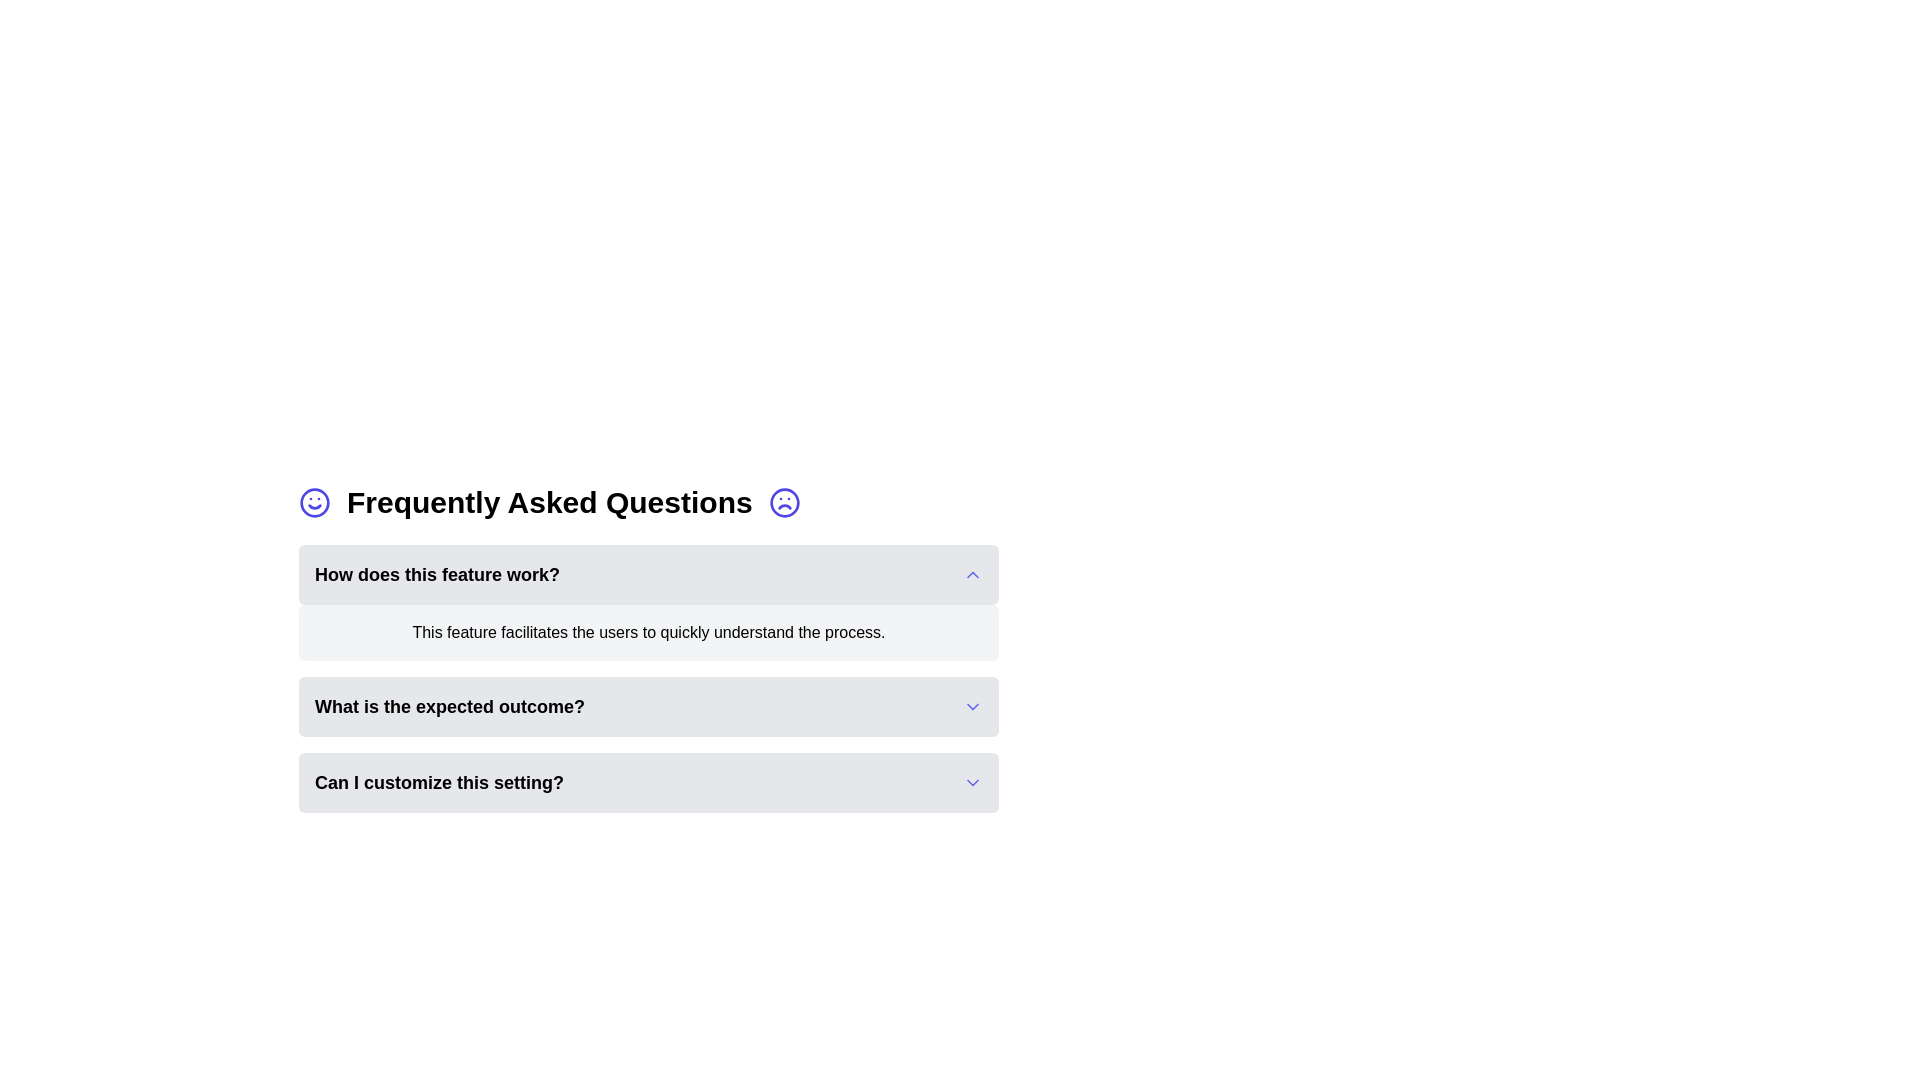 This screenshot has width=1920, height=1080. What do you see at coordinates (648, 705) in the screenshot?
I see `the third Collapsible FAQ item labeled 'What is the expected outcome?'` at bounding box center [648, 705].